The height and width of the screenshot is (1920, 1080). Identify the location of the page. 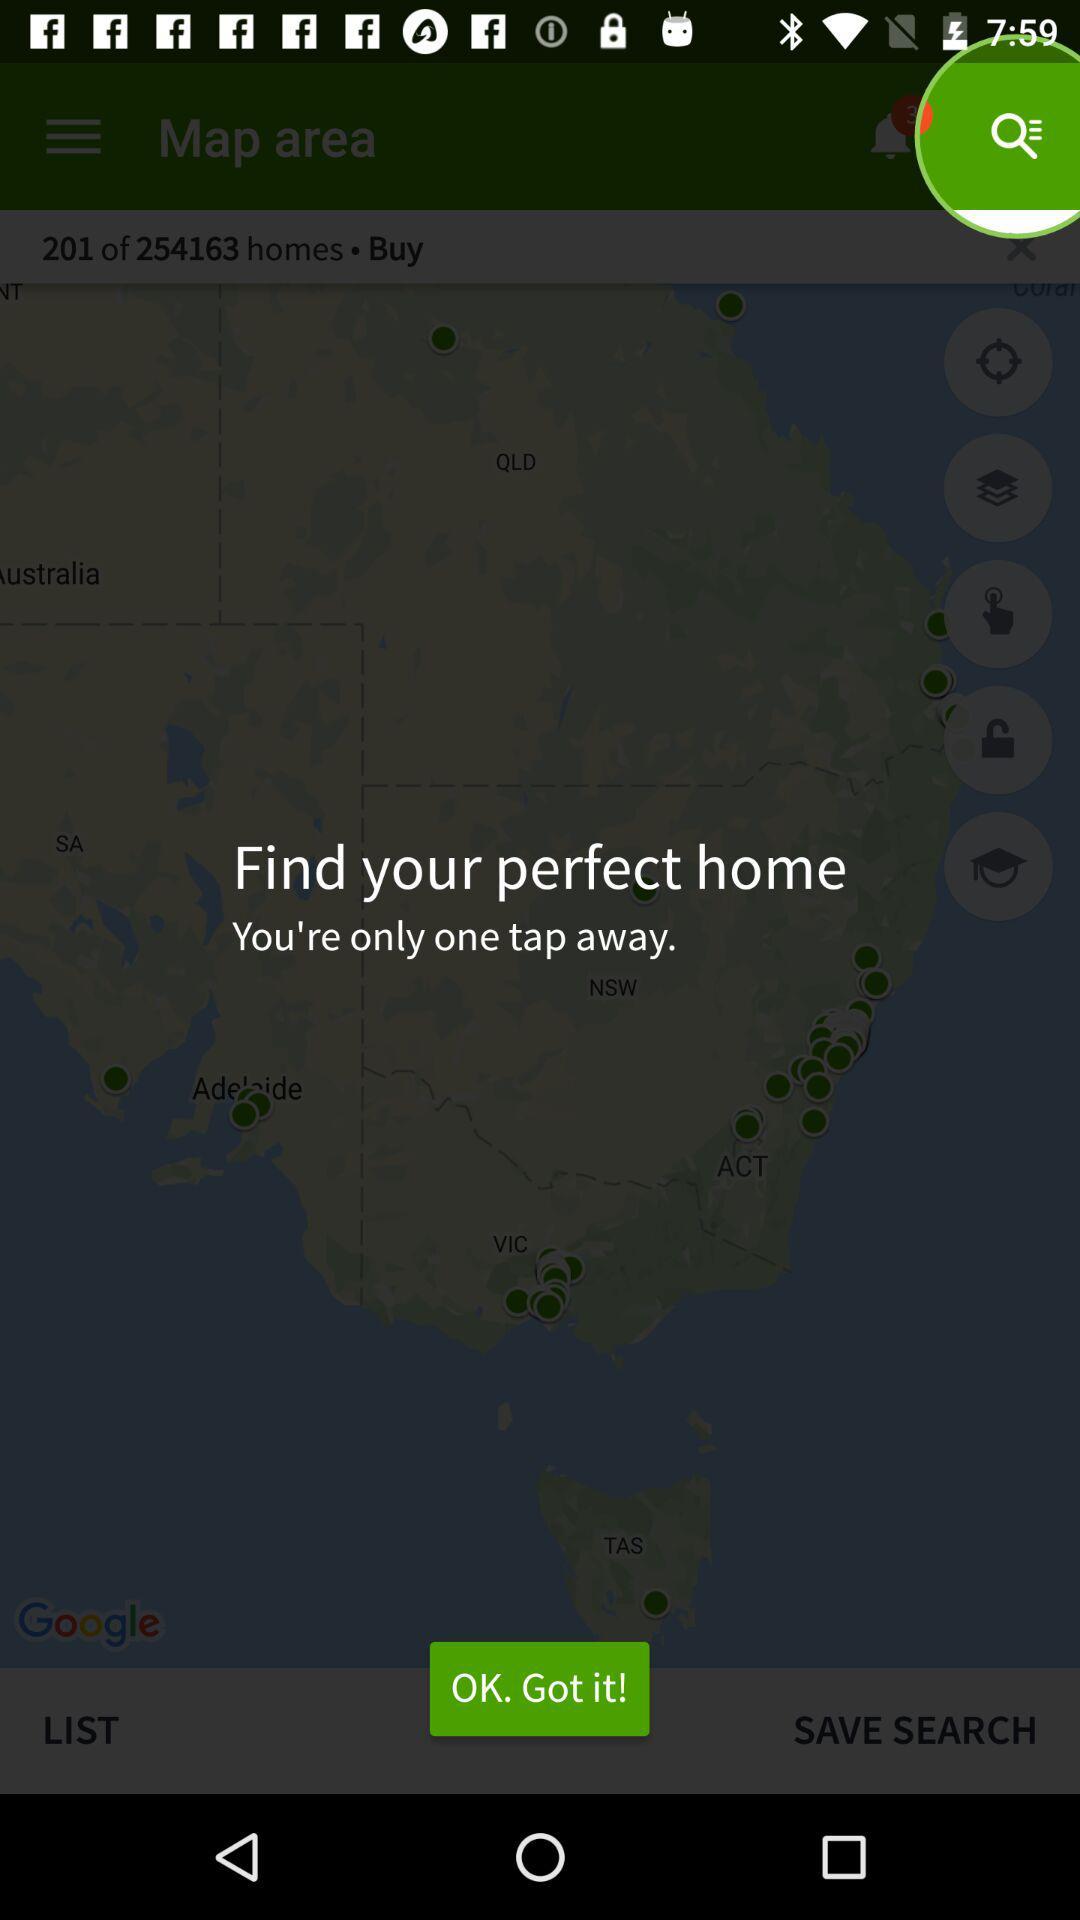
(1021, 245).